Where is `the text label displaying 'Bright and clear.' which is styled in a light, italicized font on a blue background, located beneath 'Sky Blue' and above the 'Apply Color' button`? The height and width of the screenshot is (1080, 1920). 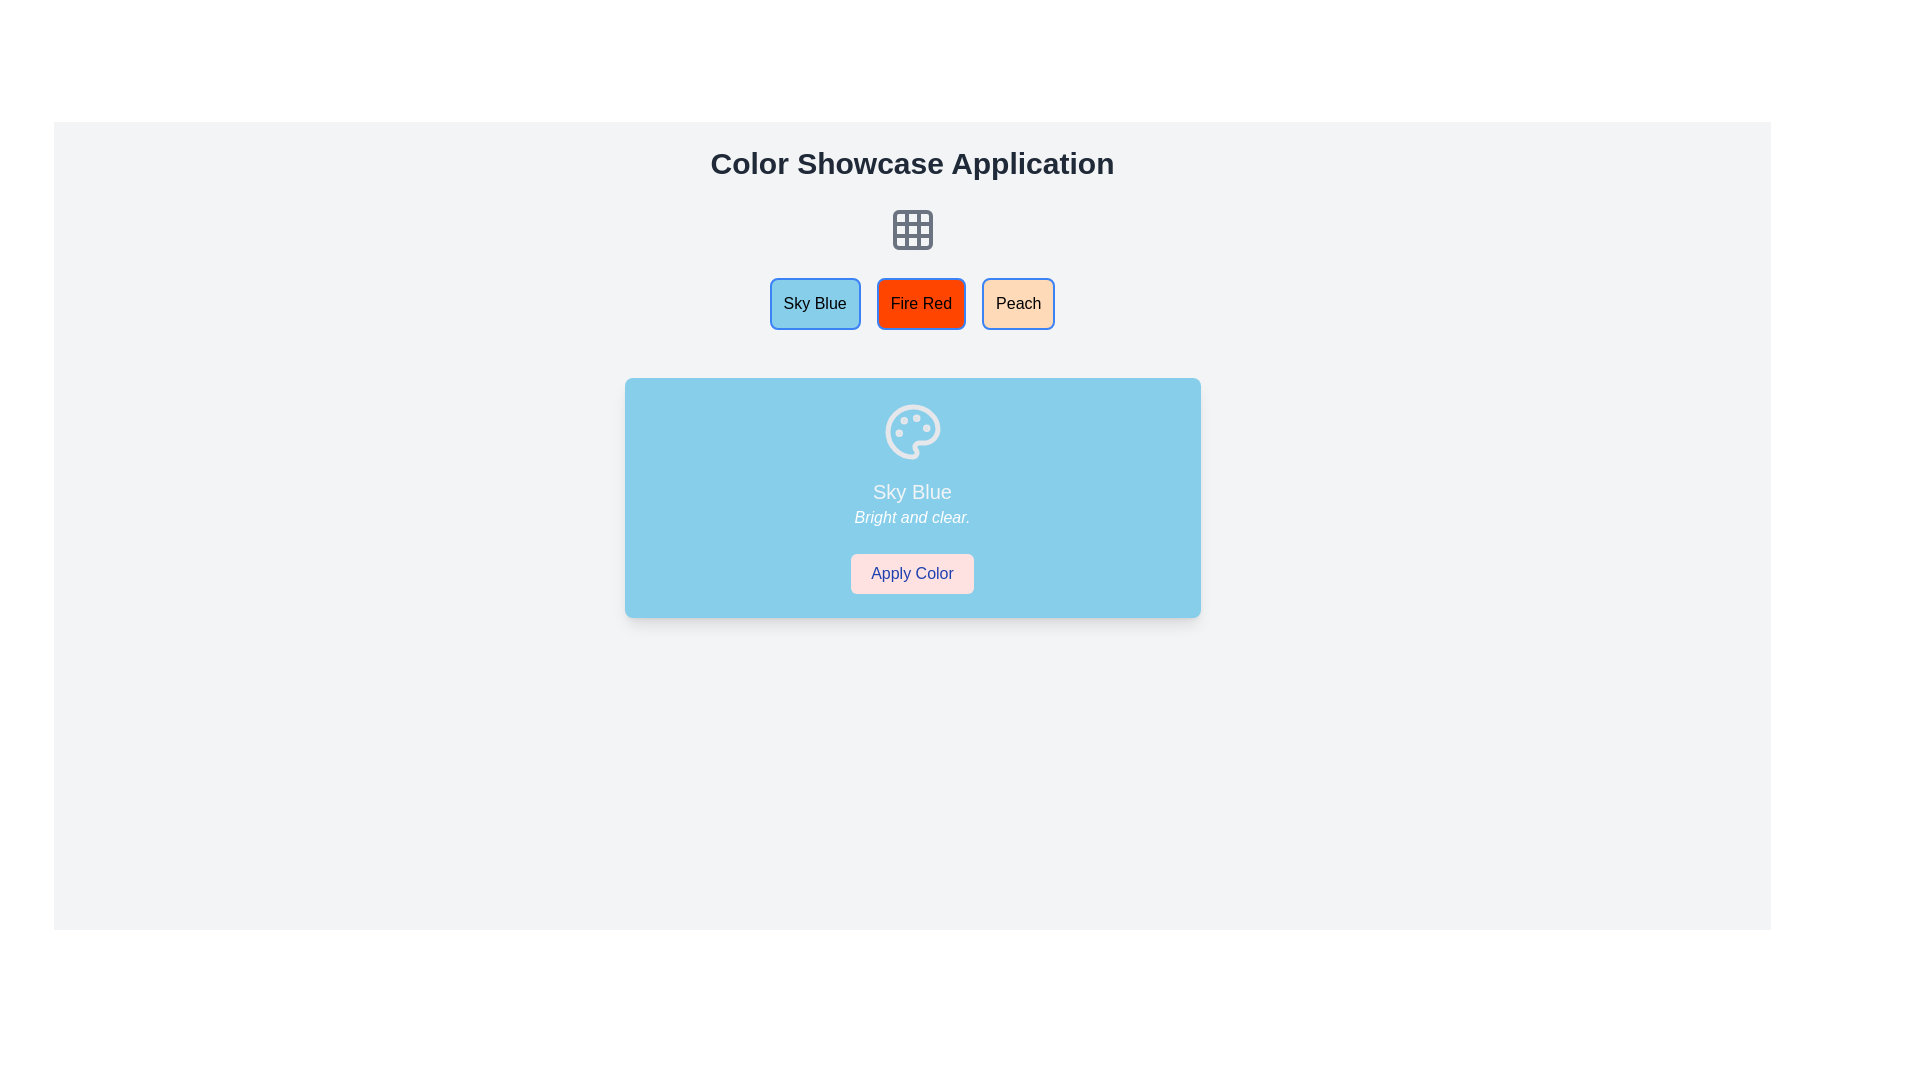
the text label displaying 'Bright and clear.' which is styled in a light, italicized font on a blue background, located beneath 'Sky Blue' and above the 'Apply Color' button is located at coordinates (911, 516).